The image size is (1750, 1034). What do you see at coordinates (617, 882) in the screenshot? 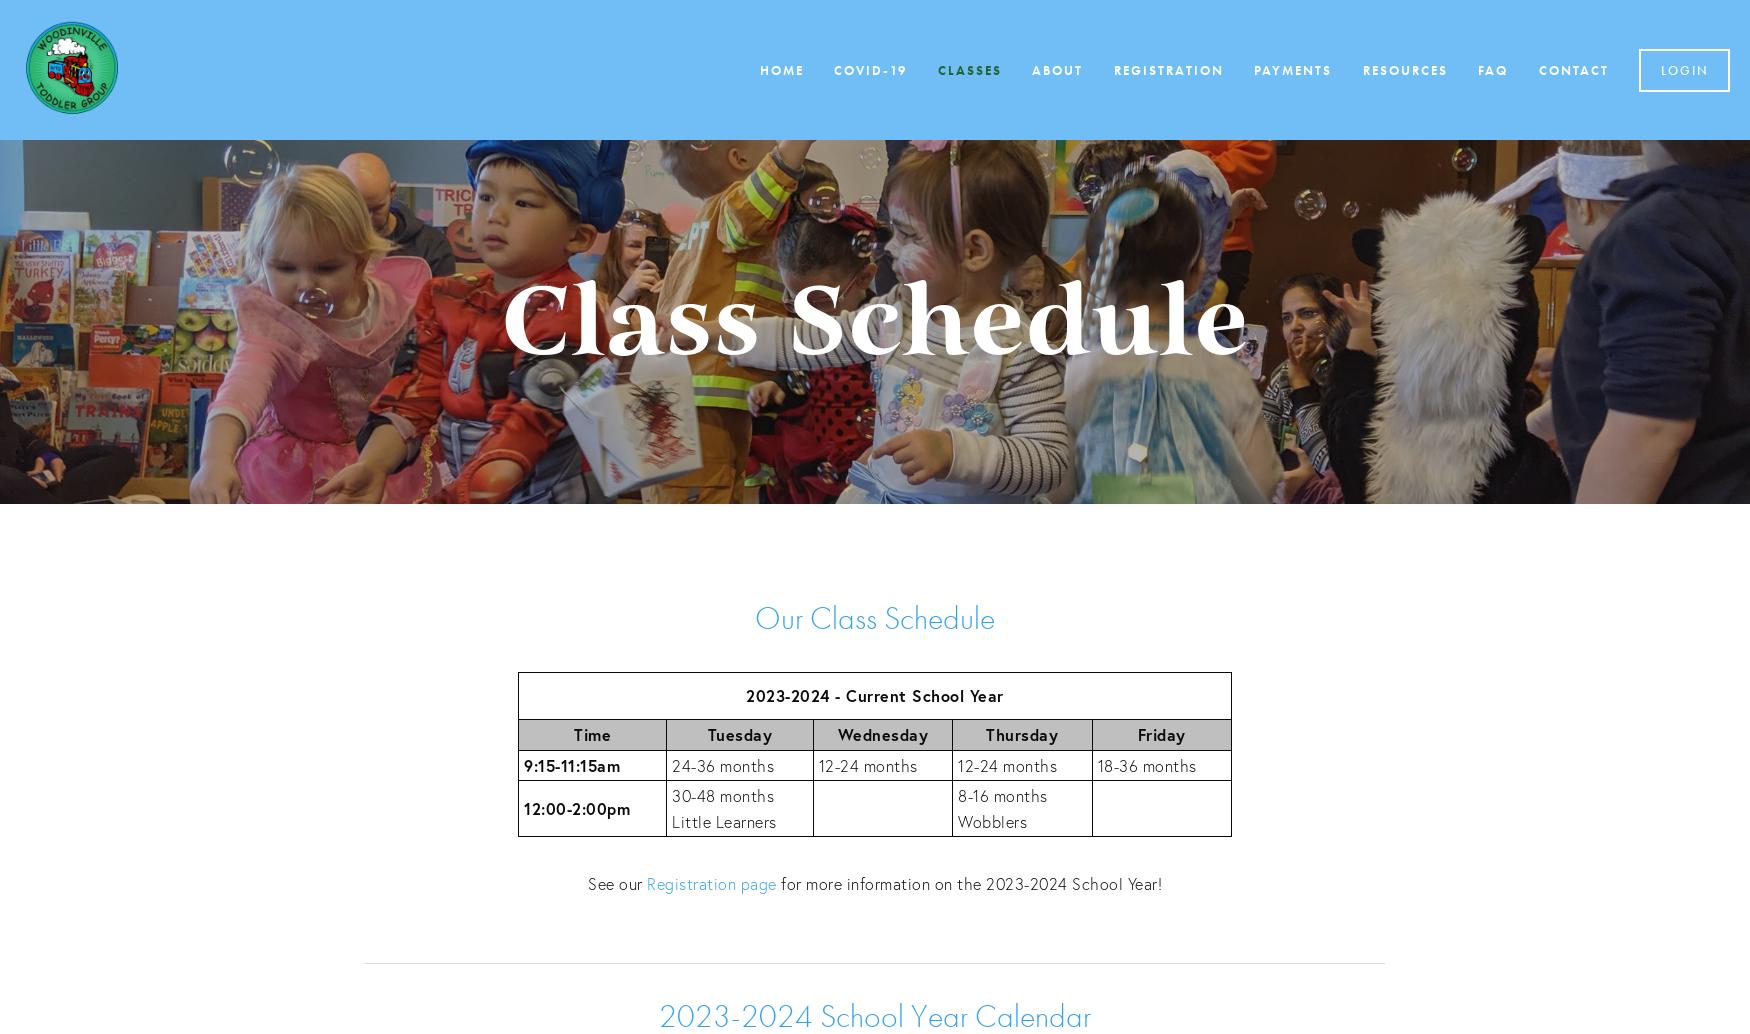
I see `'See our'` at bounding box center [617, 882].